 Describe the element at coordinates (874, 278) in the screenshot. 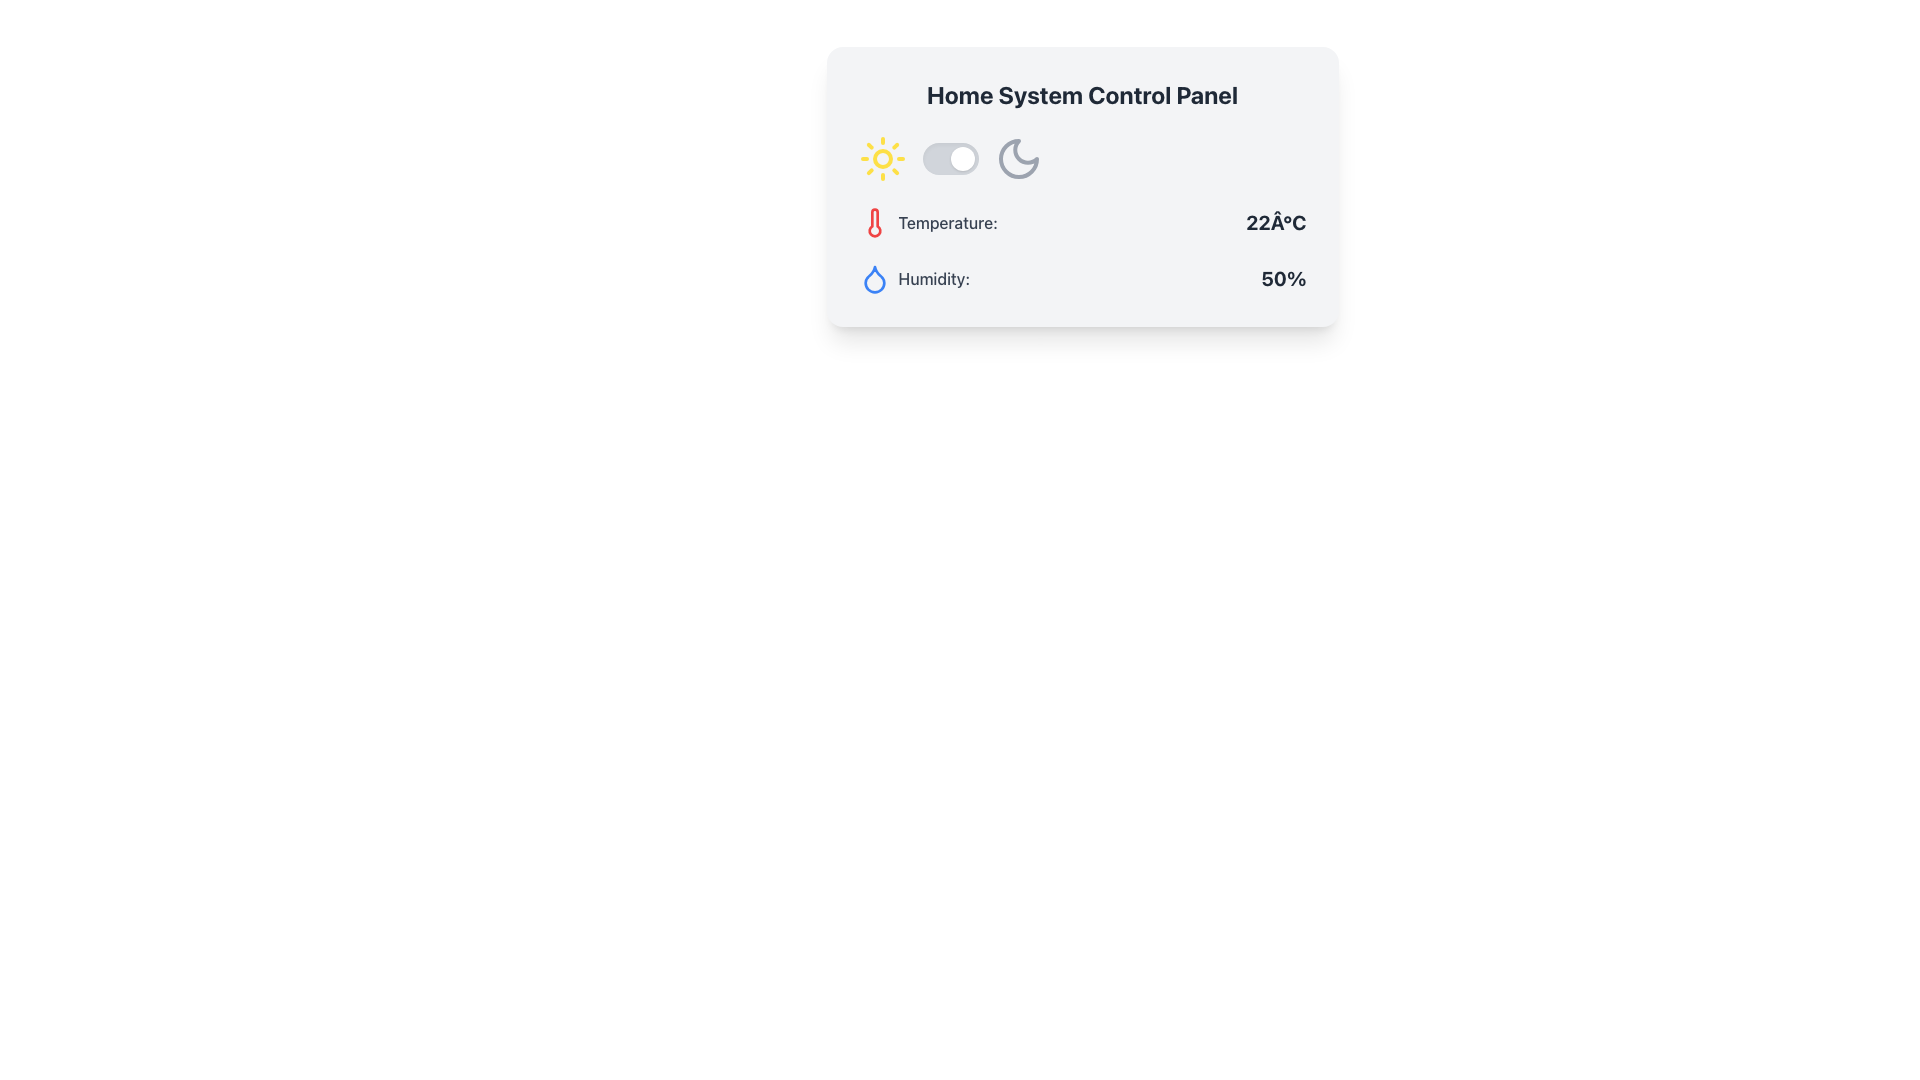

I see `the humidity icon located to the left of the 'Humidity:' text in the environmental indicators panel` at that location.